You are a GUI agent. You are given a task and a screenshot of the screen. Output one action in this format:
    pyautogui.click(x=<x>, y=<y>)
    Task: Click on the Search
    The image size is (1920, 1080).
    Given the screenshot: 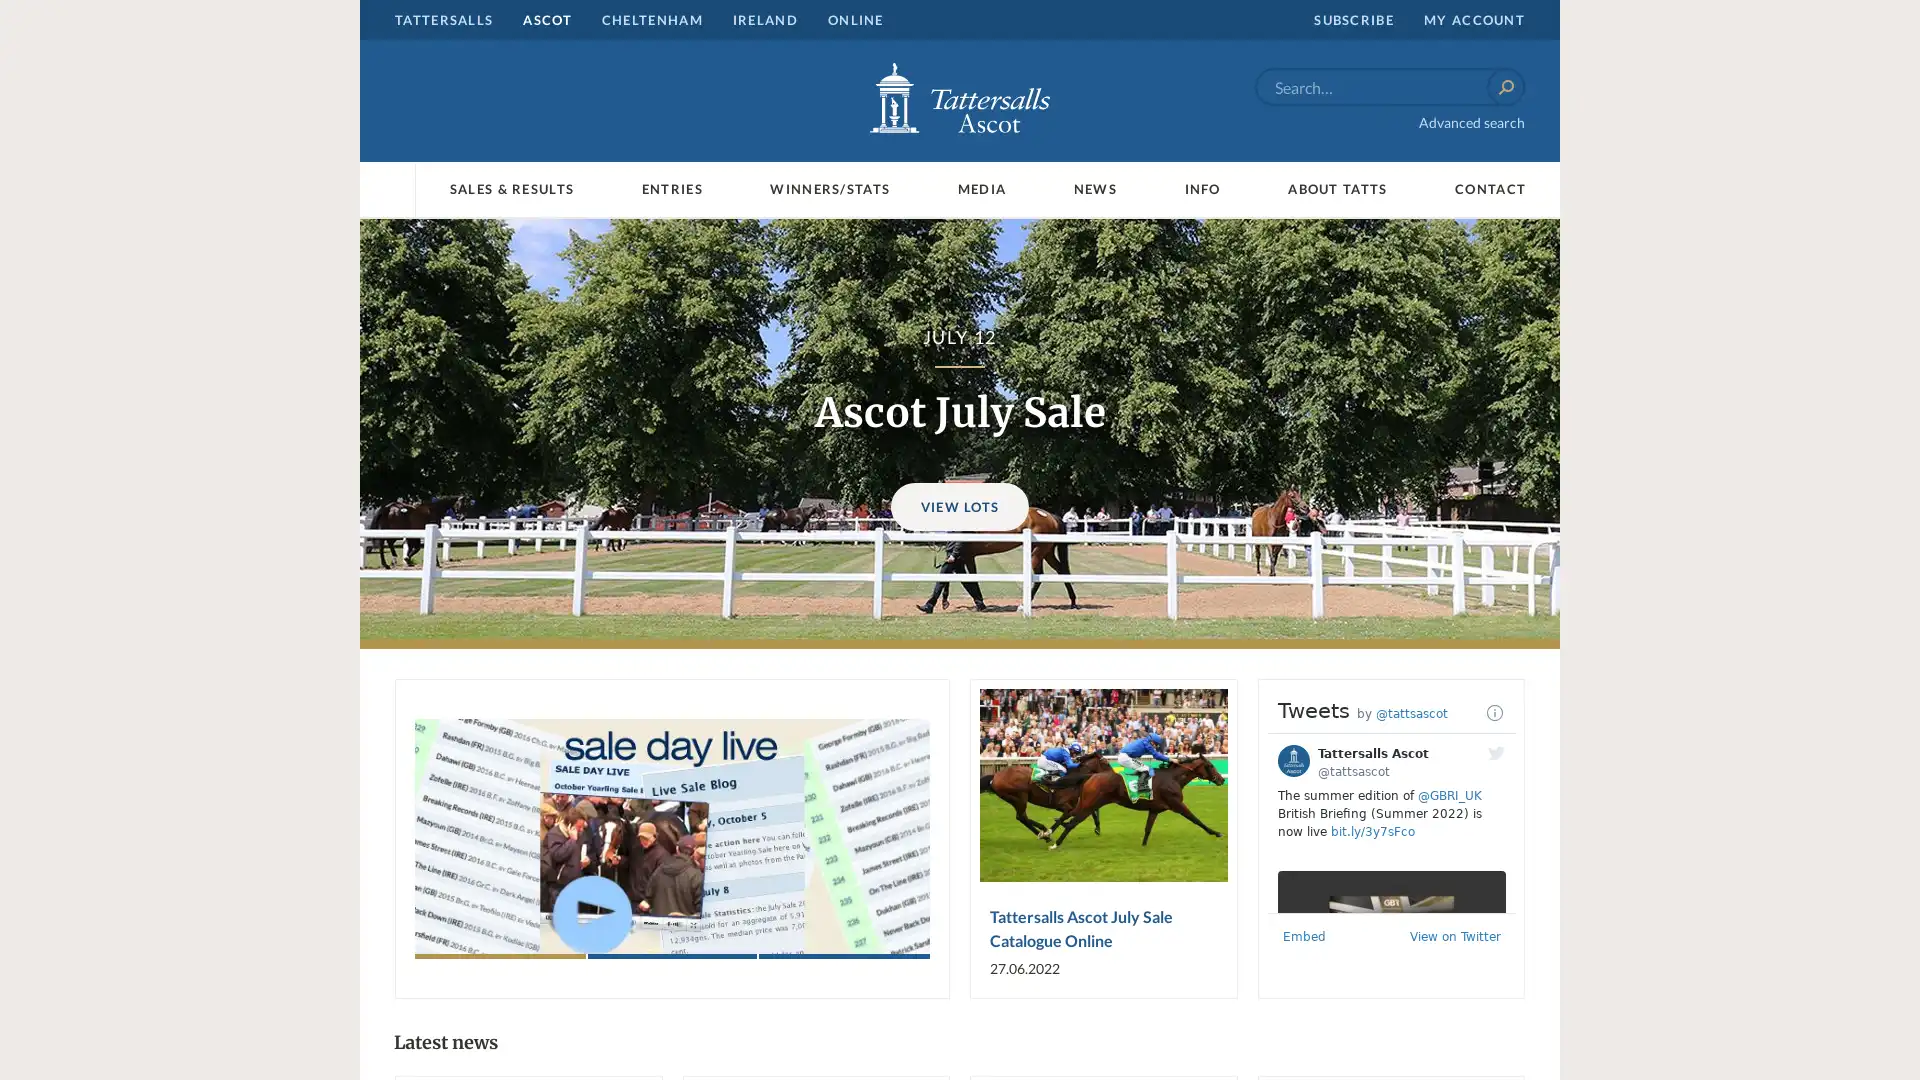 What is the action you would take?
    pyautogui.click(x=1506, y=86)
    